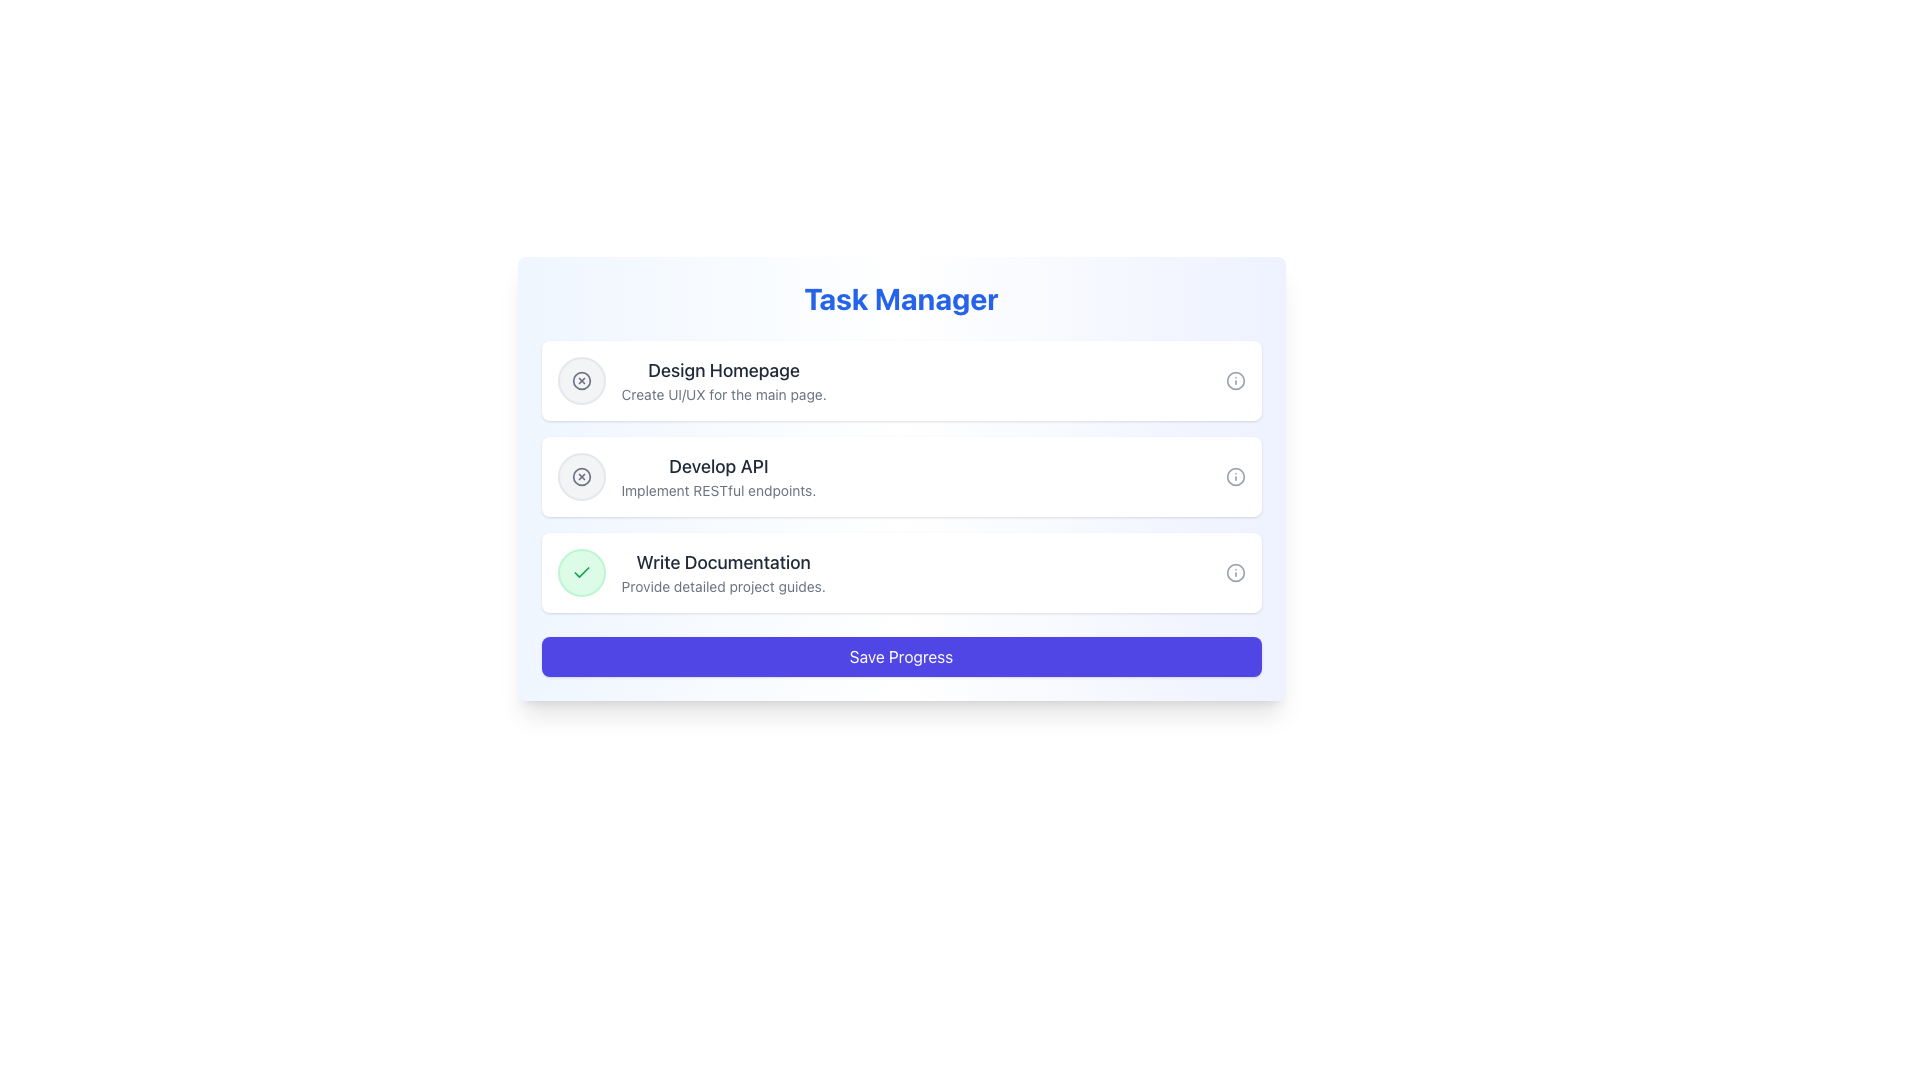  What do you see at coordinates (580, 573) in the screenshot?
I see `the checkmark icon inside the circular green background located in the bottom-most task item labeled 'Write Documentation'` at bounding box center [580, 573].